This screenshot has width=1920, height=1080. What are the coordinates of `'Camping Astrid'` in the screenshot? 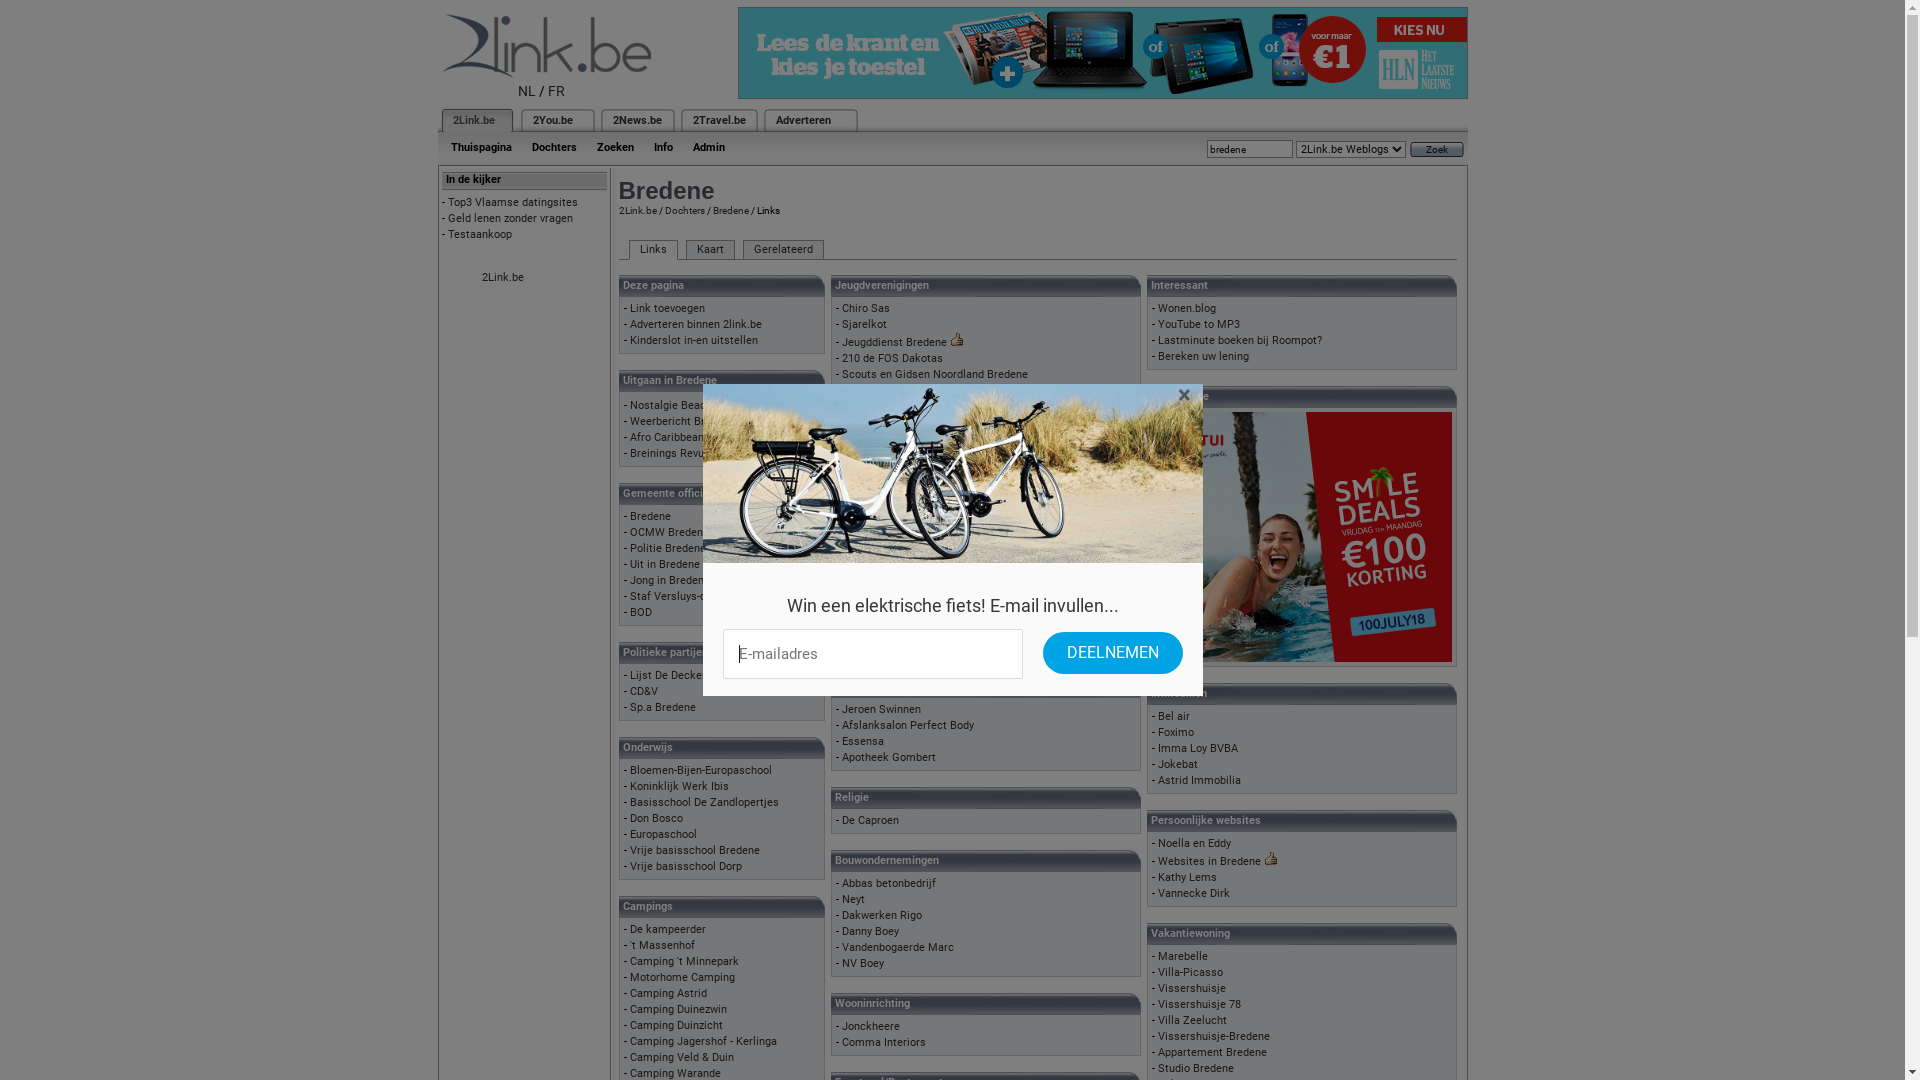 It's located at (628, 993).